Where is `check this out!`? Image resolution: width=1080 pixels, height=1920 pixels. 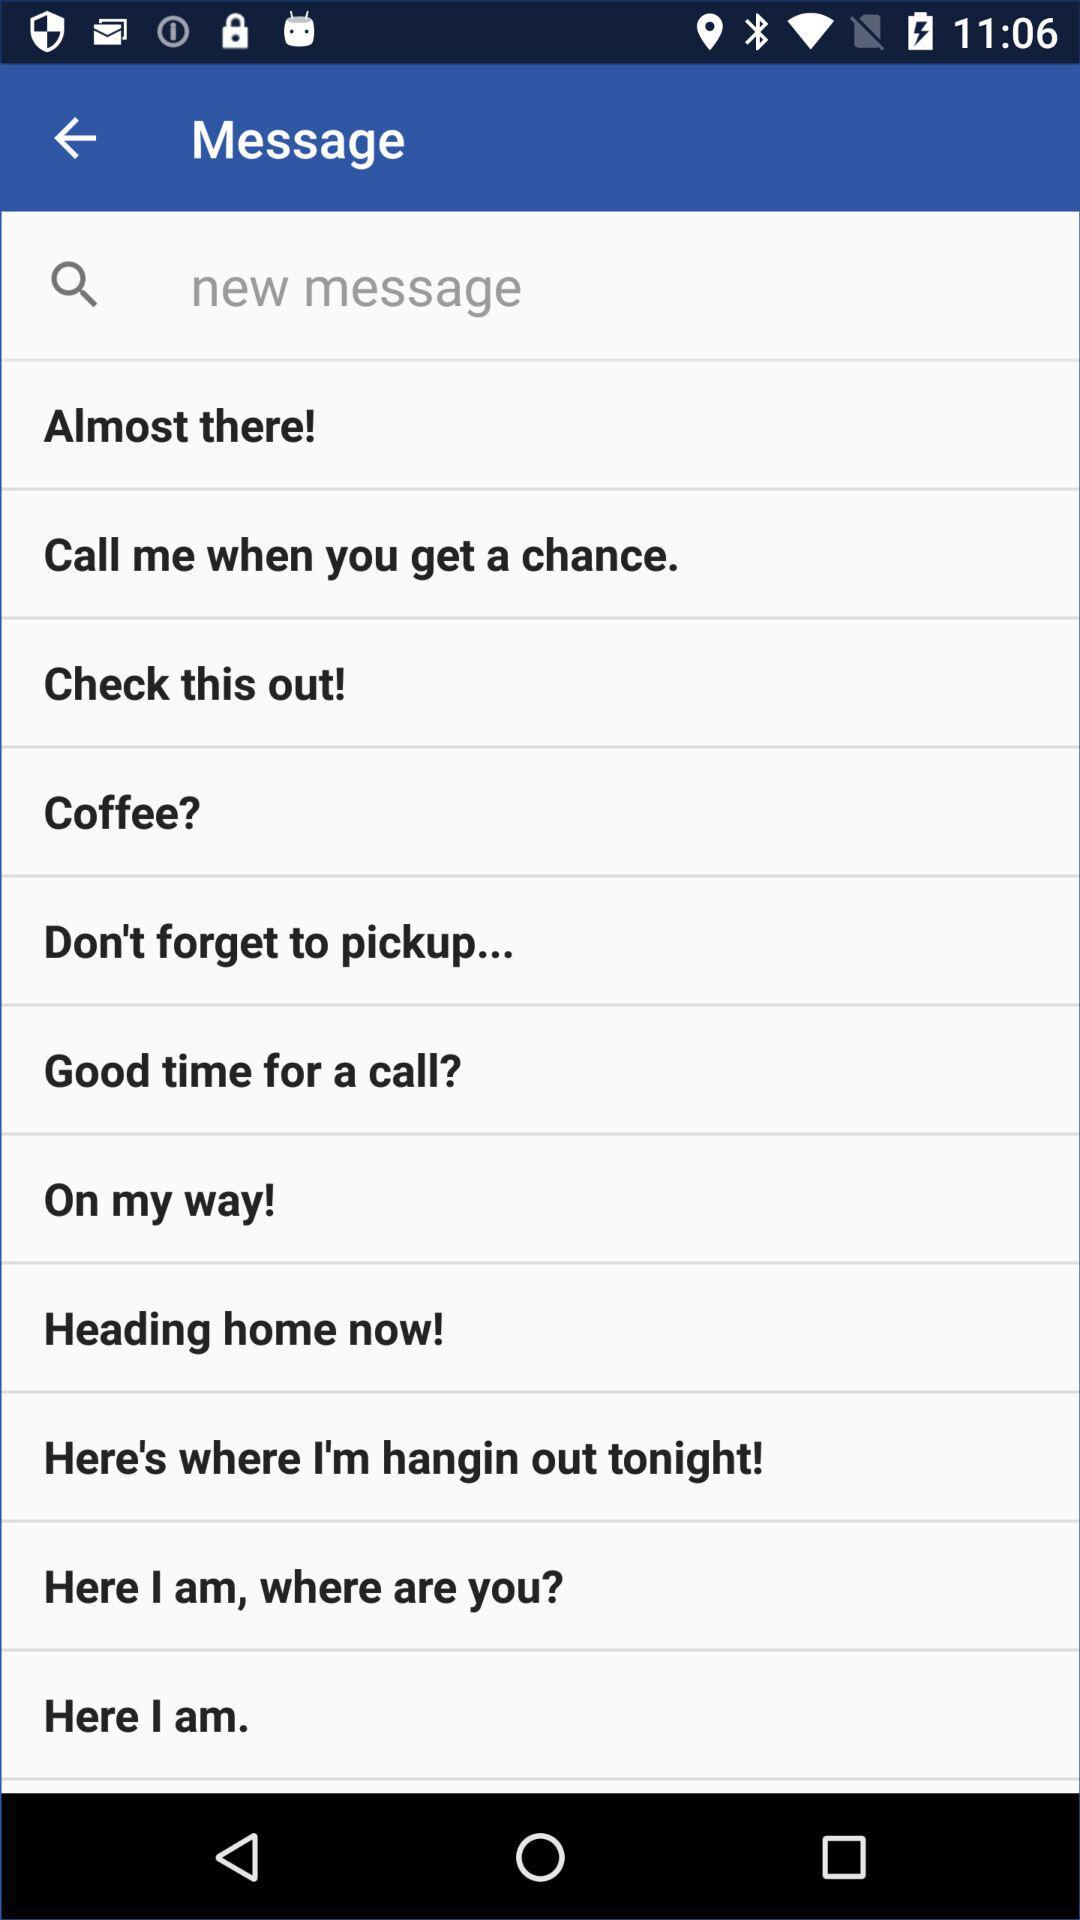 check this out! is located at coordinates (540, 682).